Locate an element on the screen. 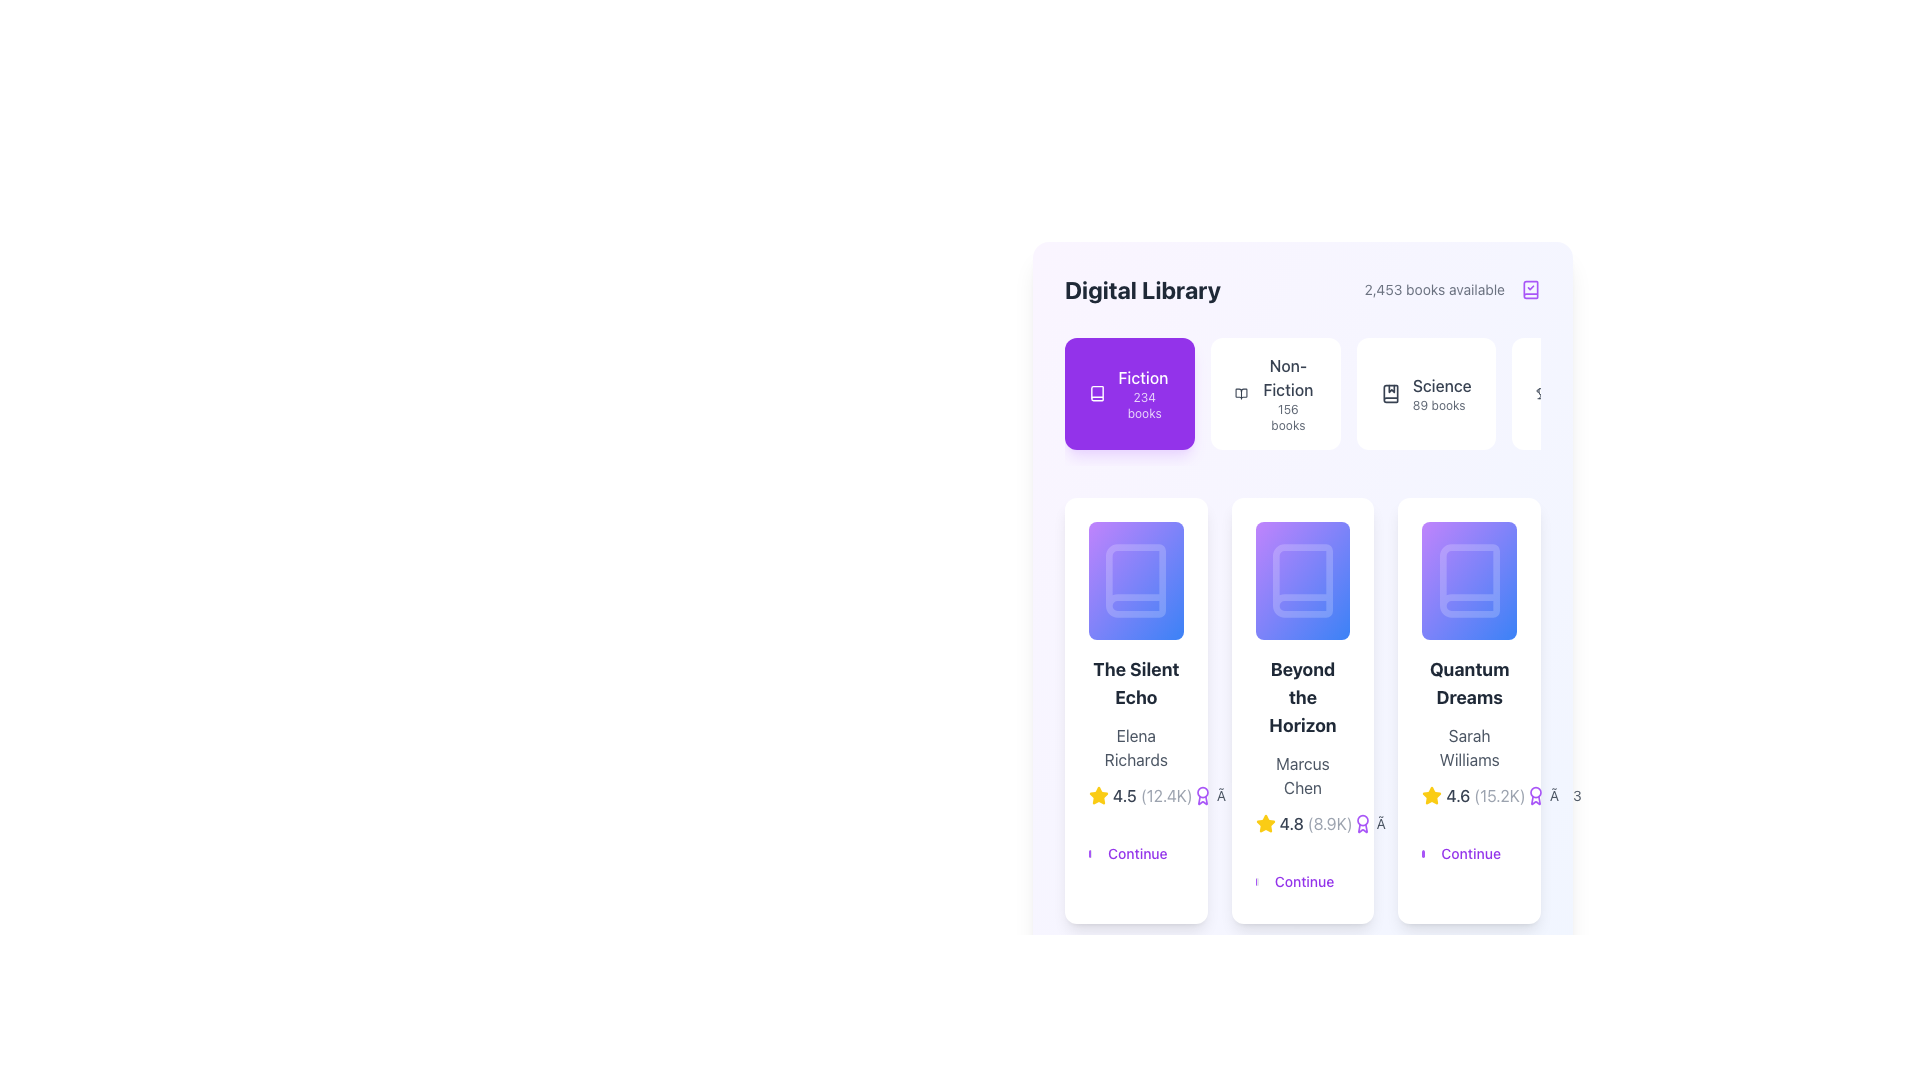  the clickable button located at the bottom center of the card for 'The Silent Echo' is located at coordinates (1136, 846).